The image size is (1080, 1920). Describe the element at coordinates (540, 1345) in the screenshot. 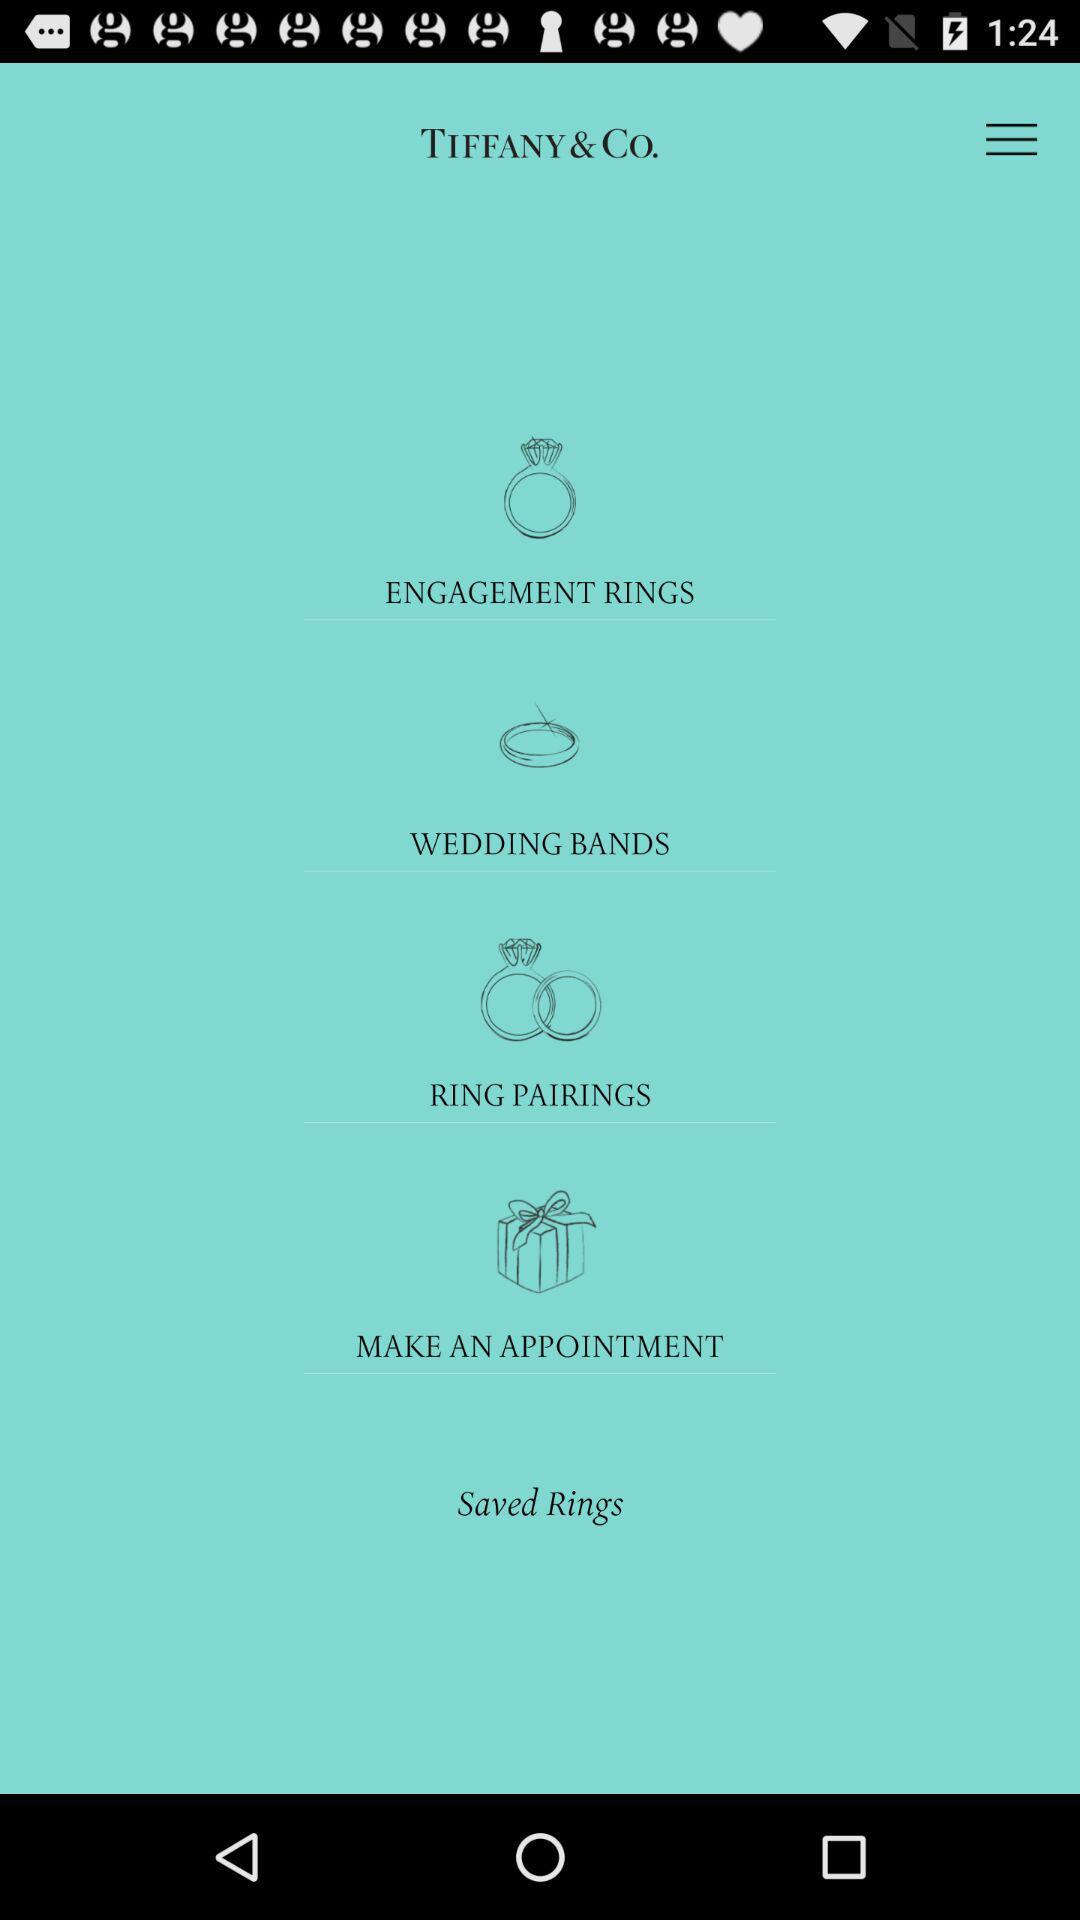

I see `make an appointment icon` at that location.